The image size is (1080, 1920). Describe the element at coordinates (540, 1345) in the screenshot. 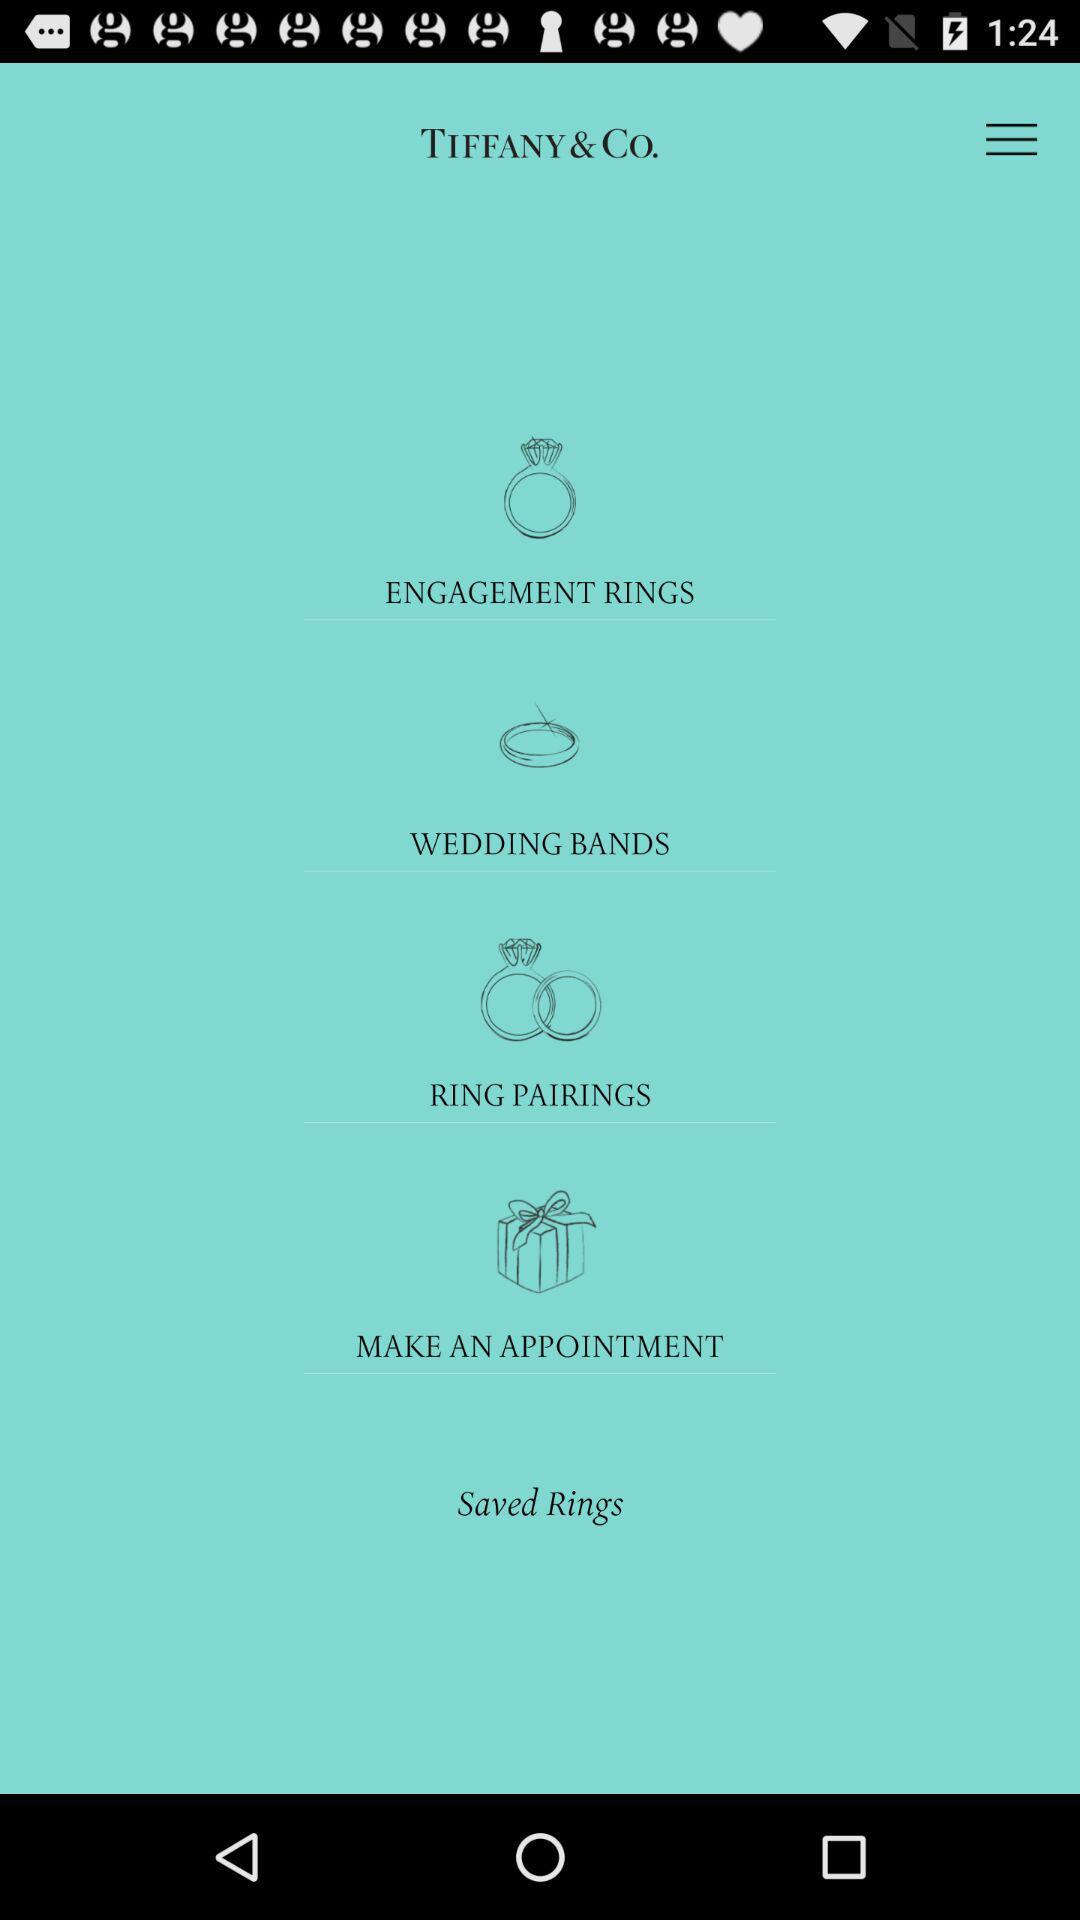

I see `make an appointment icon` at that location.